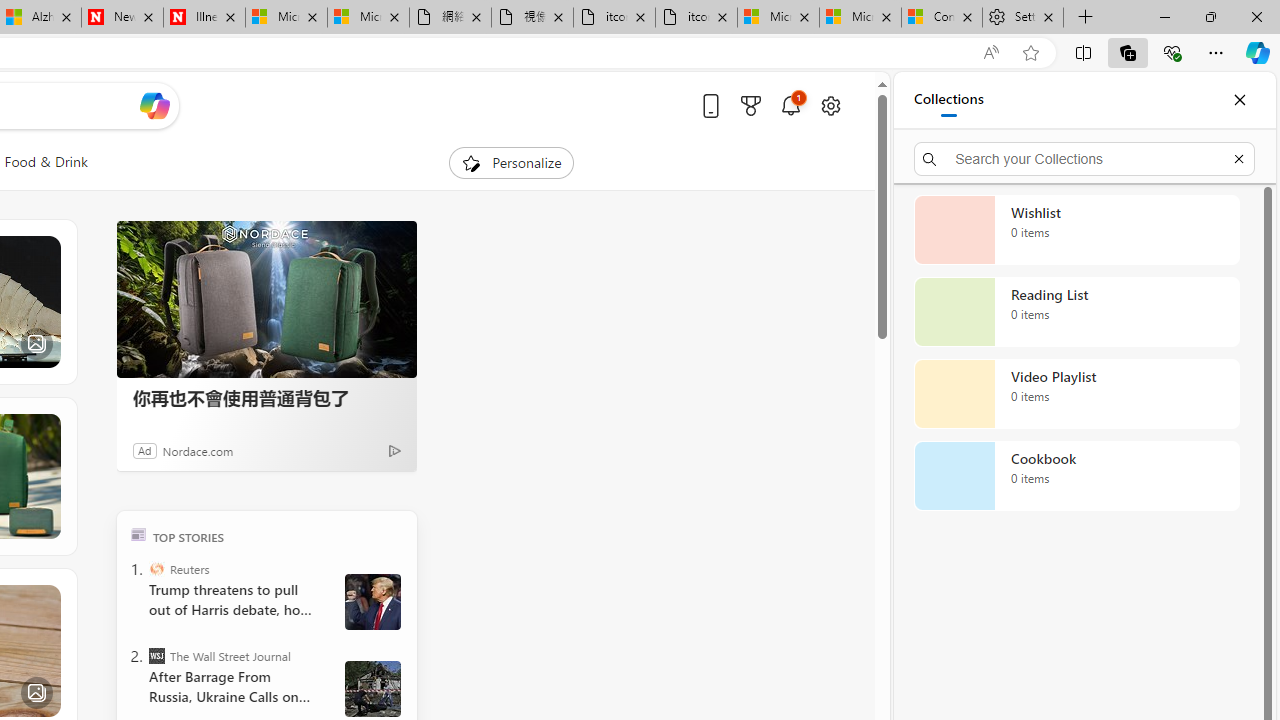 The height and width of the screenshot is (720, 1280). I want to click on 'Cookbook collection, 0 items', so click(1076, 475).